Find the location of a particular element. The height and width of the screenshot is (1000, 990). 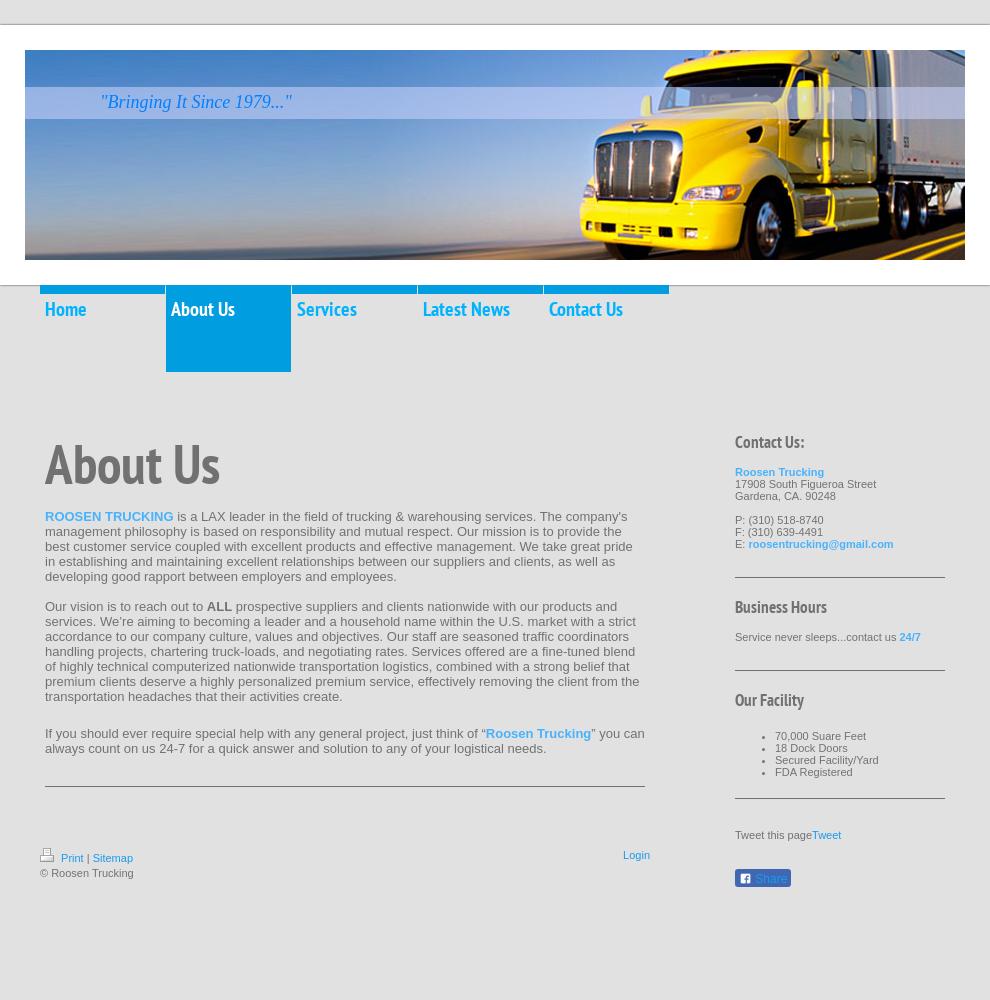

'Business Hours' is located at coordinates (781, 606).